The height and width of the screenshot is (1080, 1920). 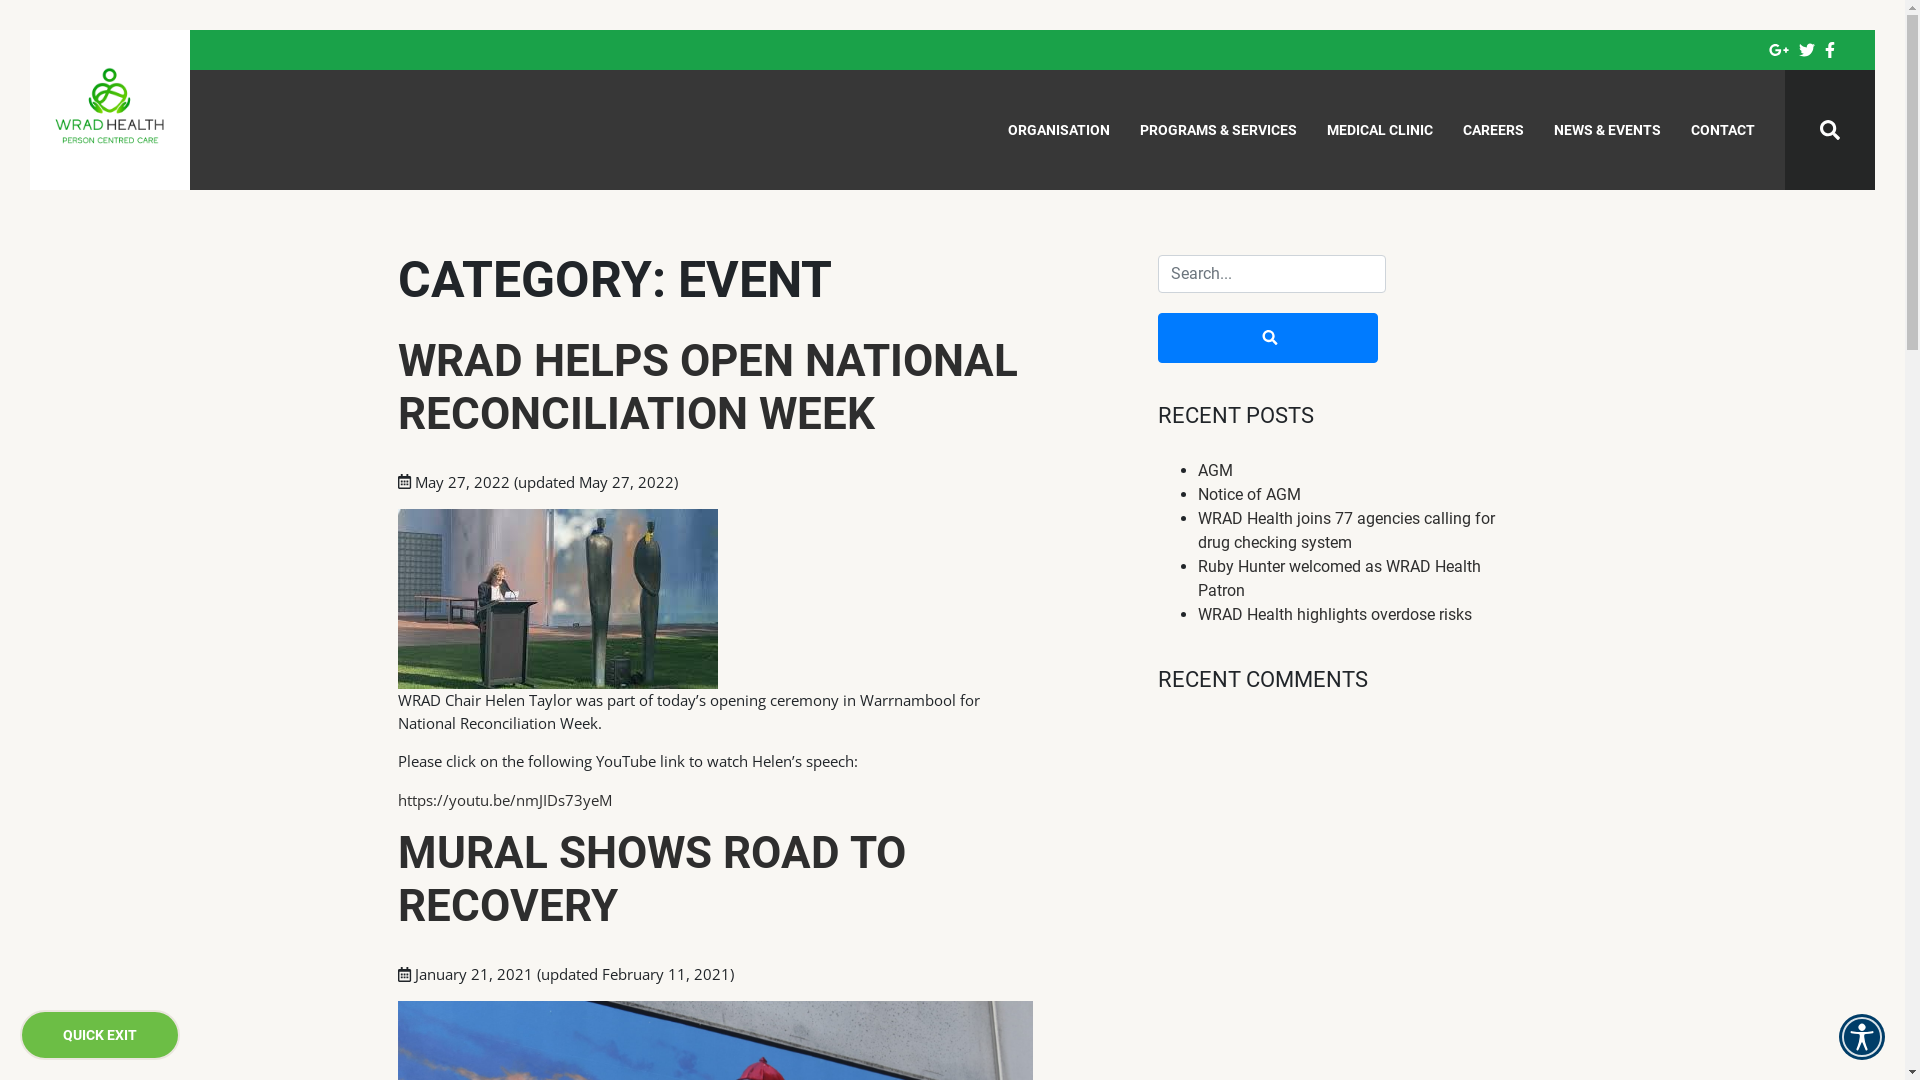 I want to click on 'PROGRAMS & SERVICES', so click(x=1217, y=130).